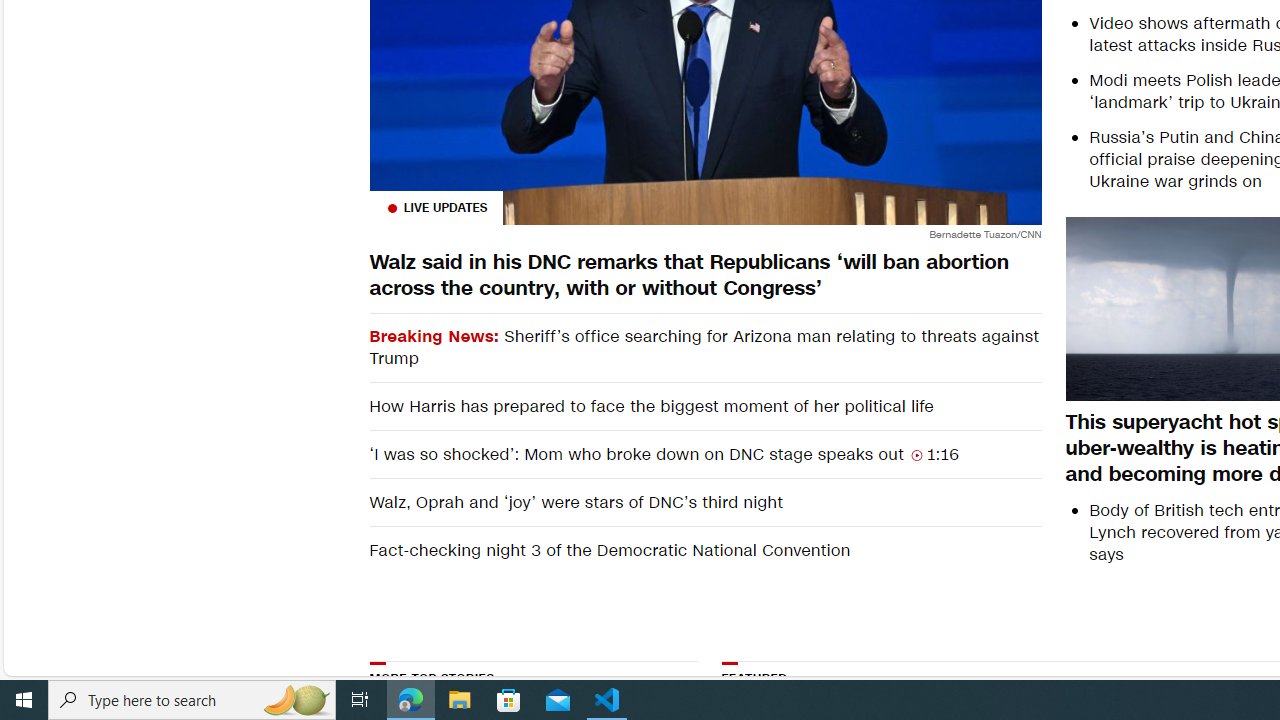  Describe the element at coordinates (509, 698) in the screenshot. I see `'Microsoft Store'` at that location.